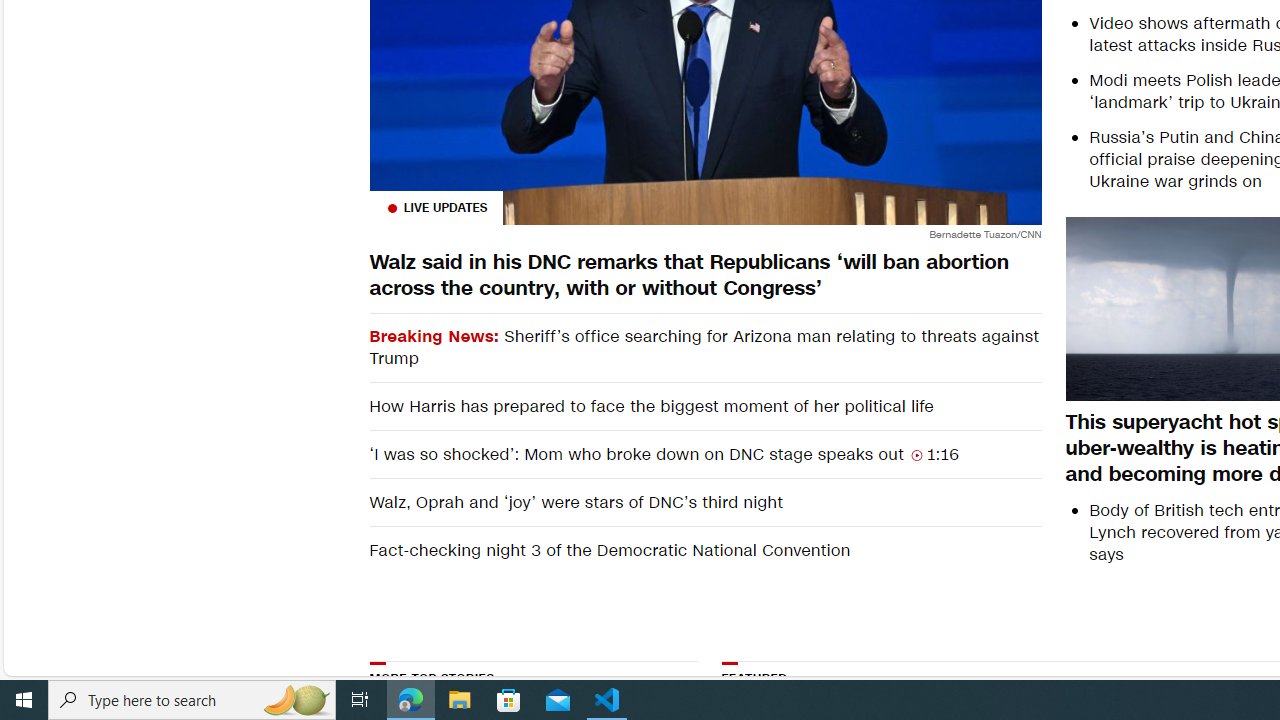  Describe the element at coordinates (509, 698) in the screenshot. I see `'Microsoft Store'` at that location.